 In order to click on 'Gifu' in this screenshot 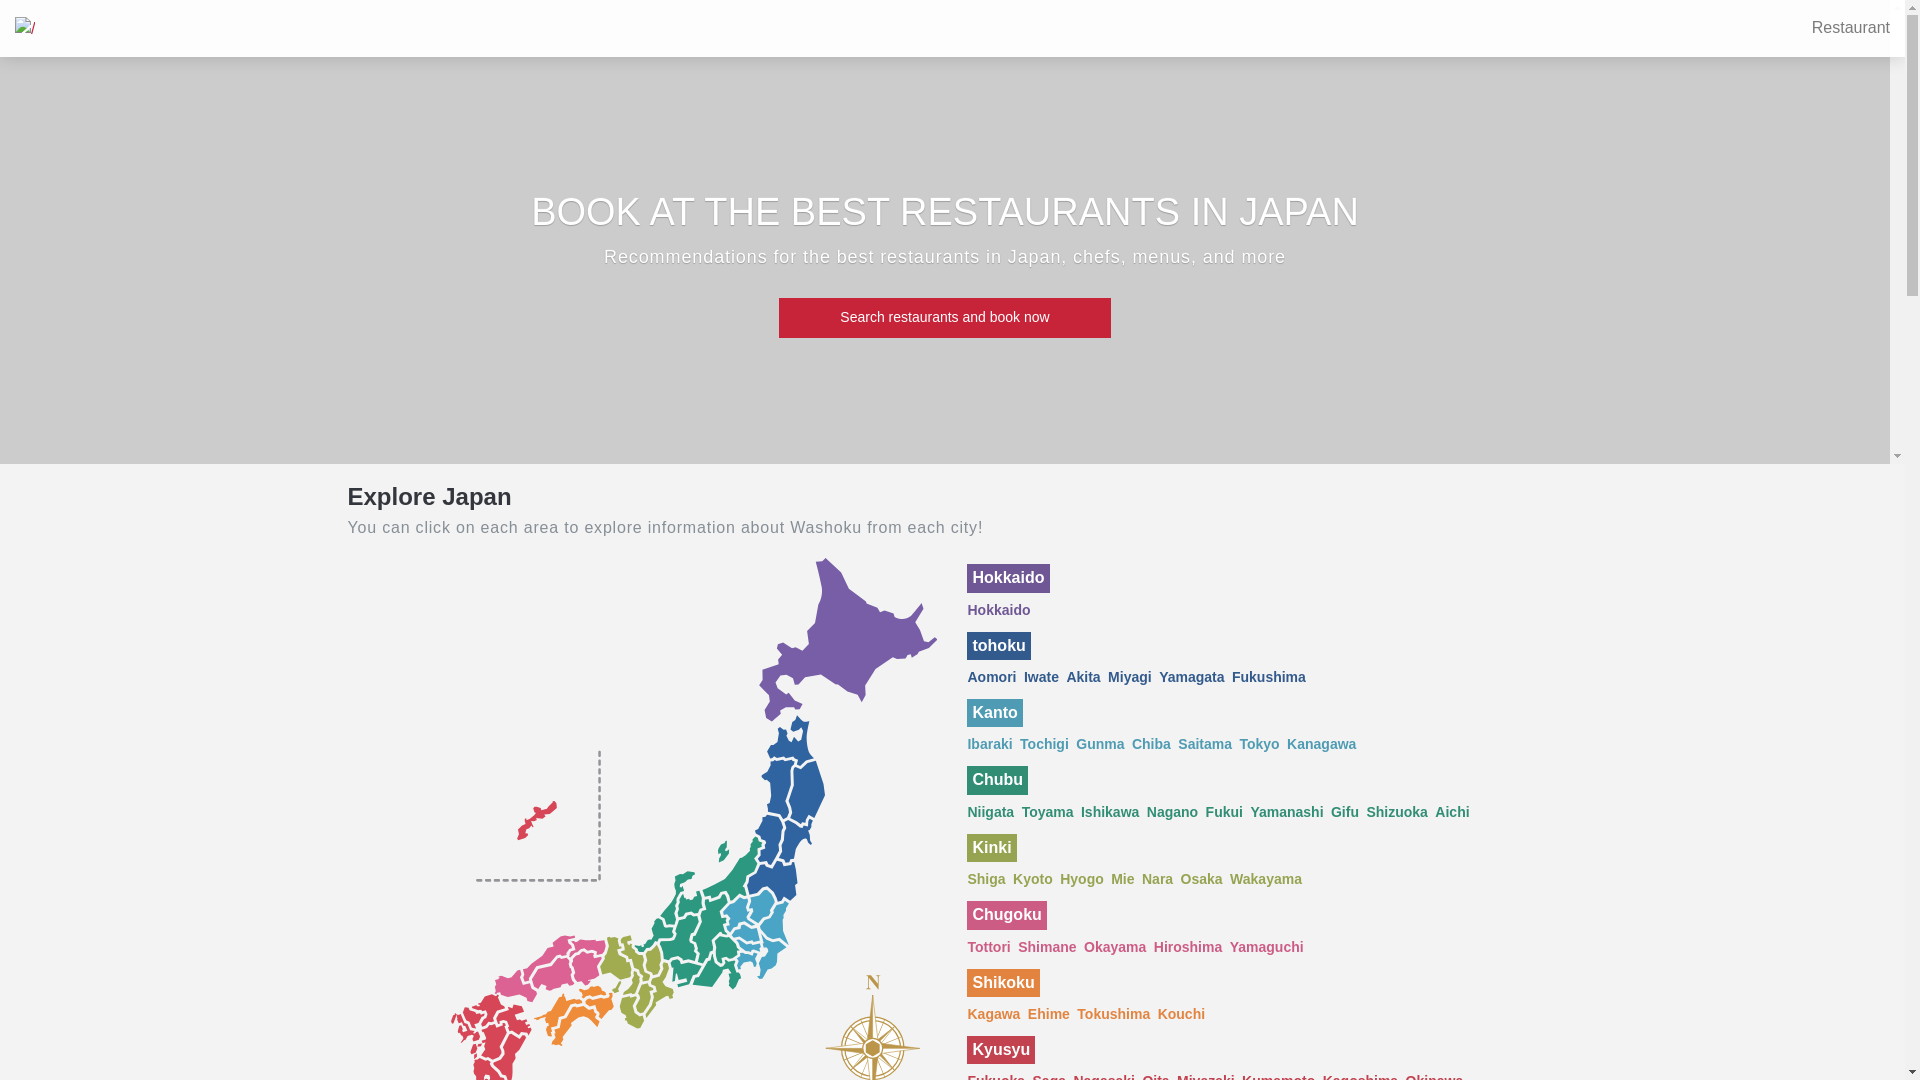, I will do `click(1344, 812)`.